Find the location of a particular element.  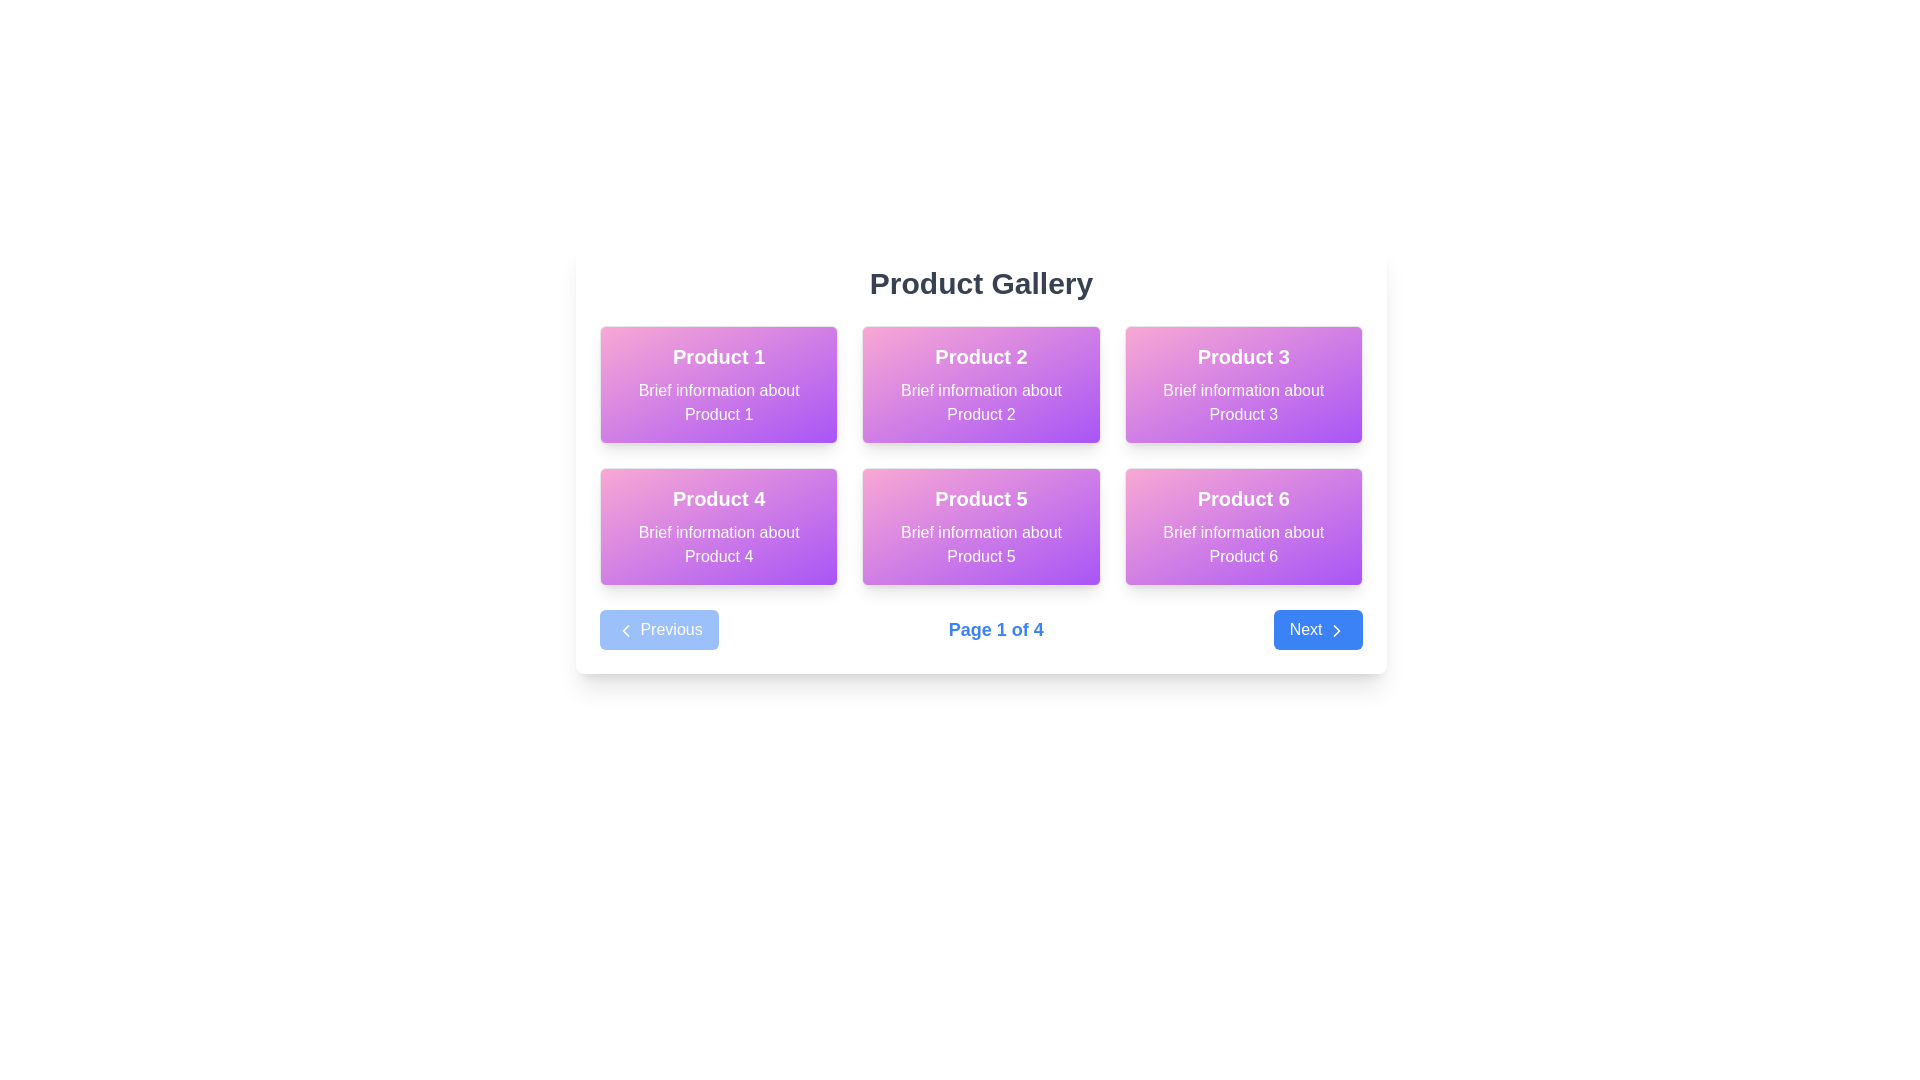

the text label 'Product 5' styled in bold, large font is located at coordinates (981, 497).